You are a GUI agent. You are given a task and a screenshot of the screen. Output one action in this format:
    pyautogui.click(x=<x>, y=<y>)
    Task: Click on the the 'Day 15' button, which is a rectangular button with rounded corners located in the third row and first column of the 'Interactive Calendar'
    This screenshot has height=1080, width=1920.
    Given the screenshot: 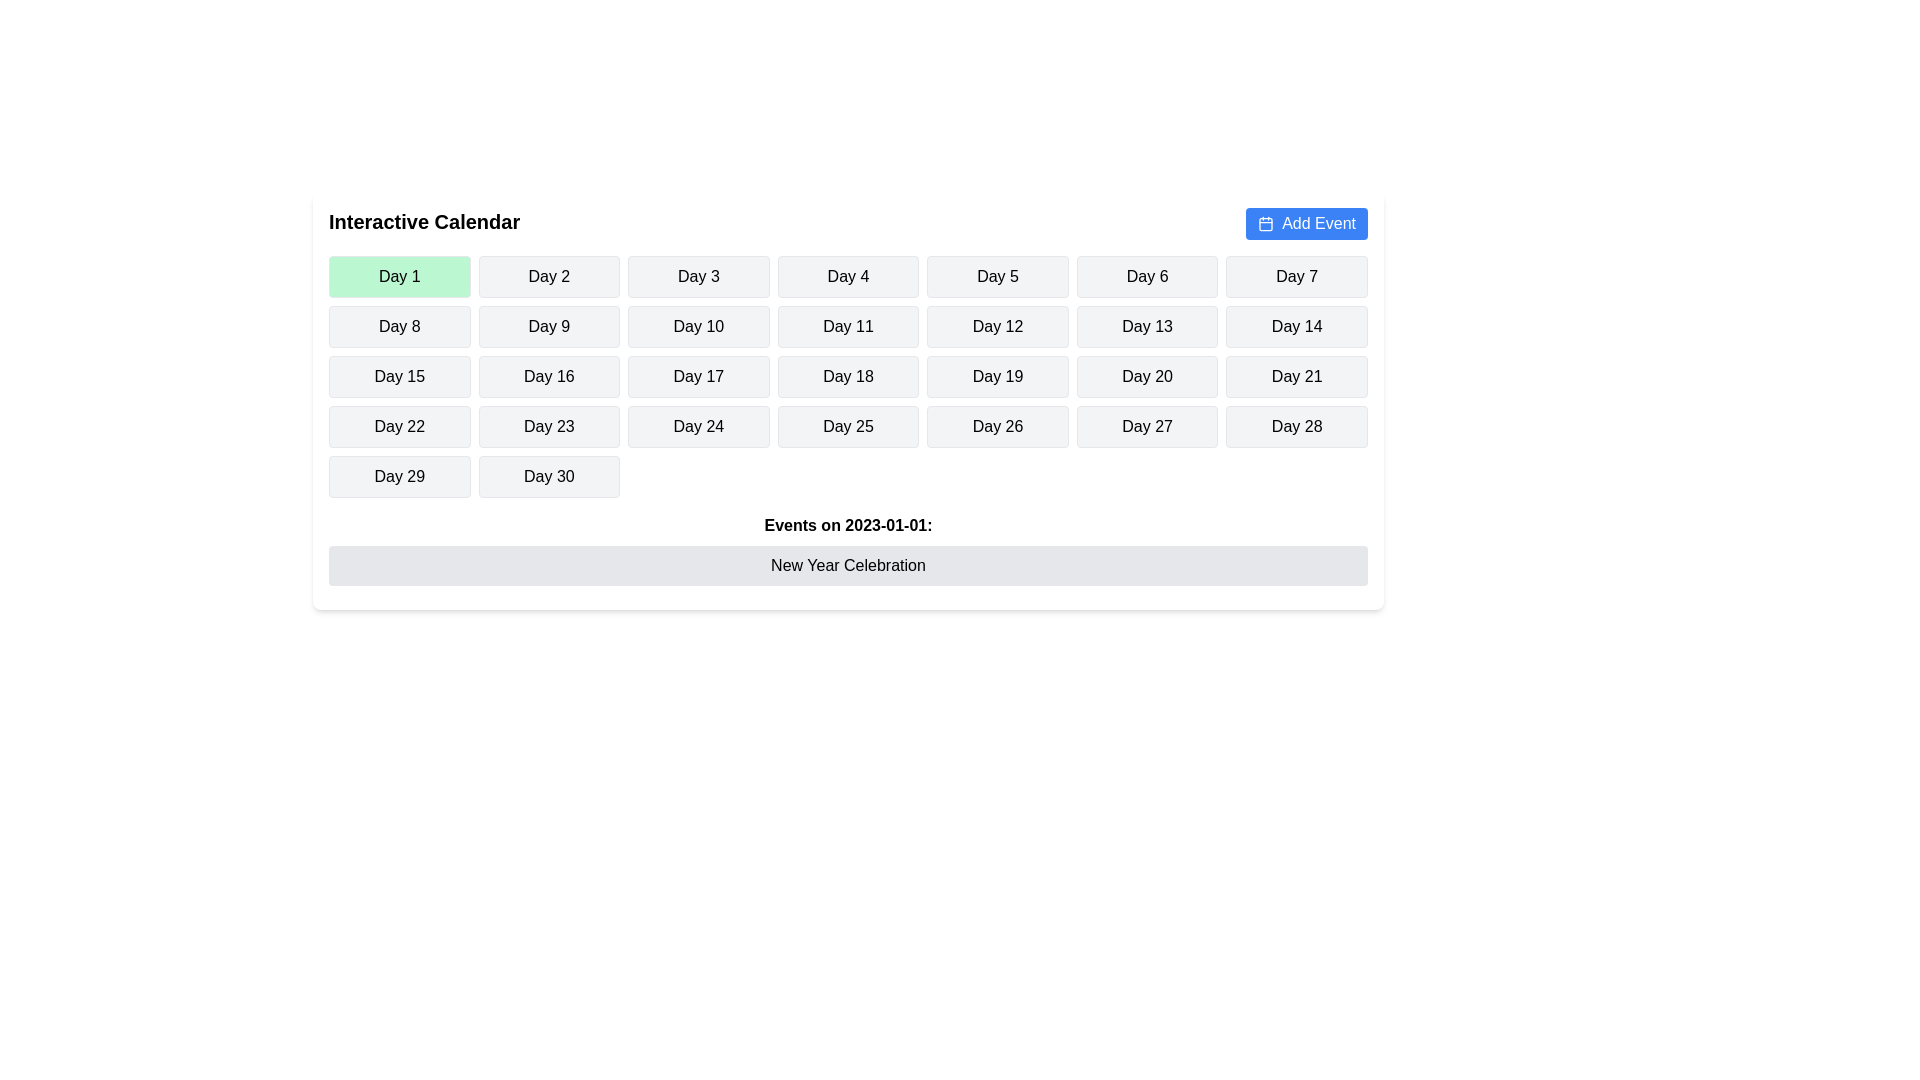 What is the action you would take?
    pyautogui.click(x=399, y=377)
    